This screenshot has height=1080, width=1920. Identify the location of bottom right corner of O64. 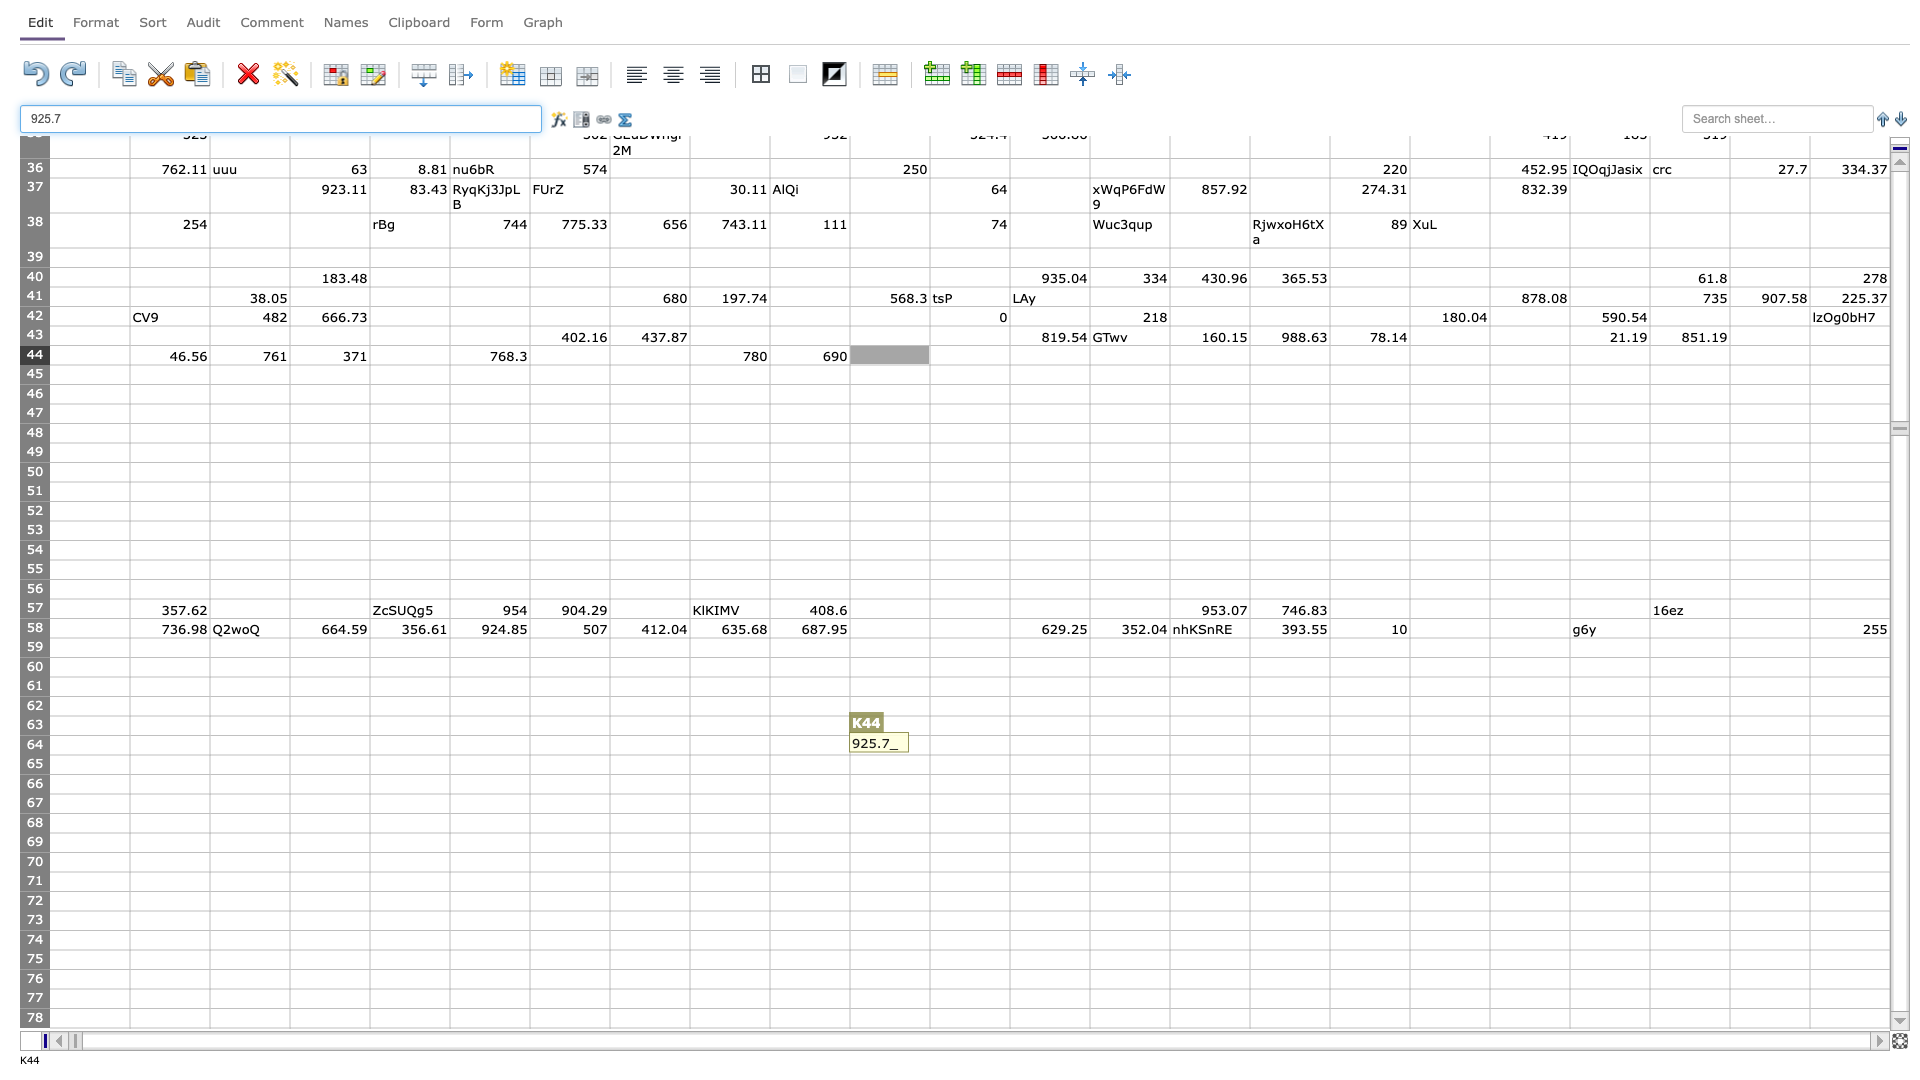
(1248, 755).